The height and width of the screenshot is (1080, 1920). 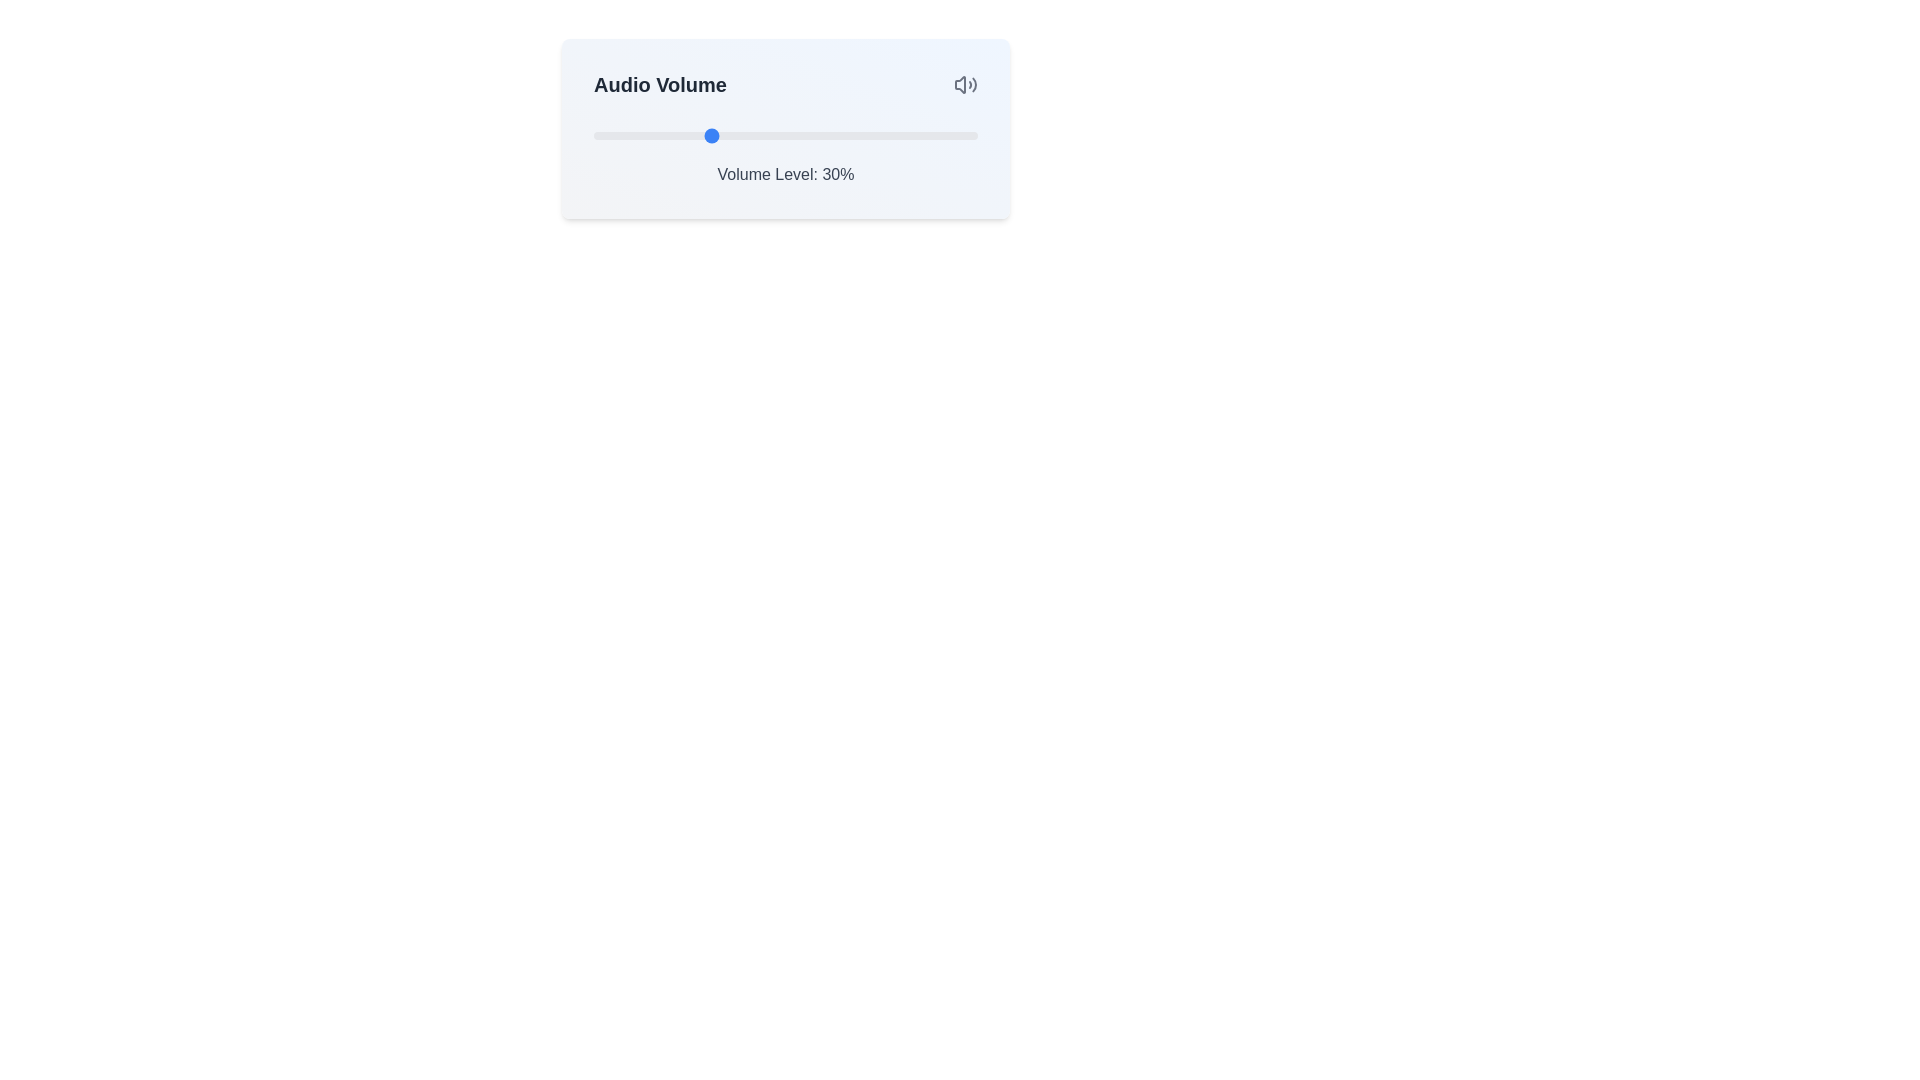 I want to click on the audio volume icon located in the top-right corner of the 'Audio Volume' header, adjacent to the title text, so click(x=965, y=83).